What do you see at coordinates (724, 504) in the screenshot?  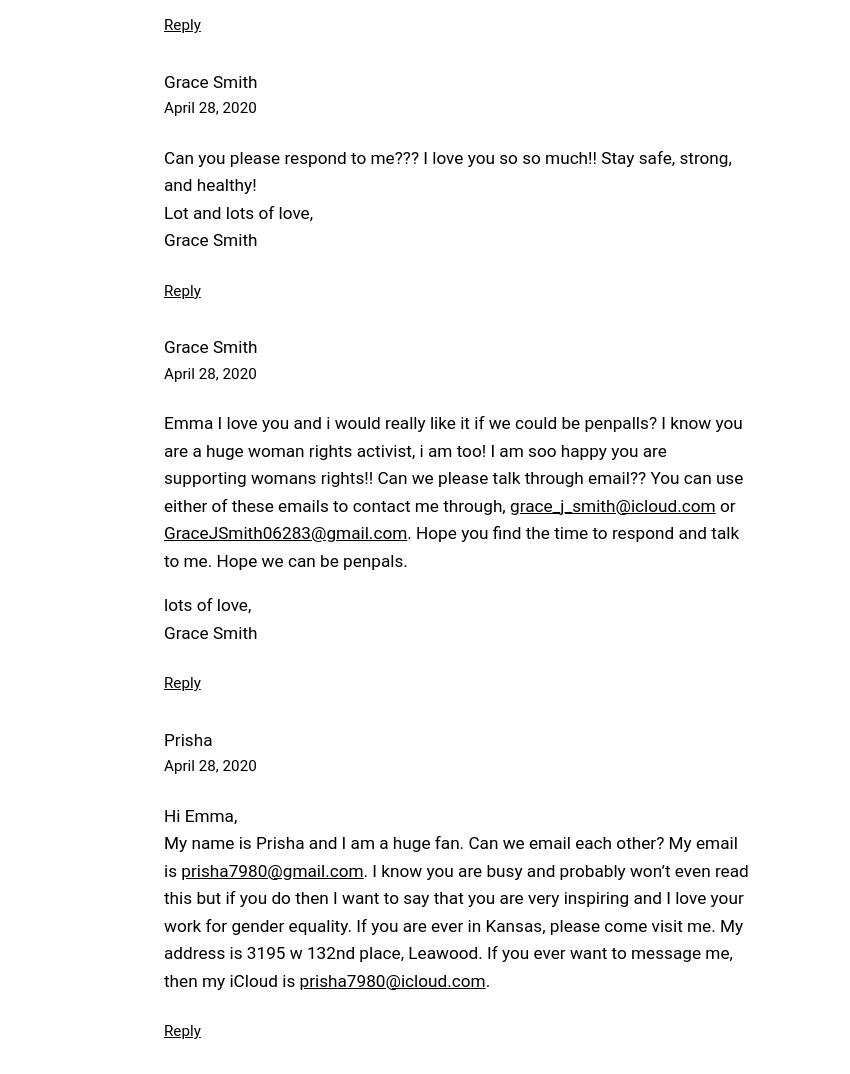 I see `'or'` at bounding box center [724, 504].